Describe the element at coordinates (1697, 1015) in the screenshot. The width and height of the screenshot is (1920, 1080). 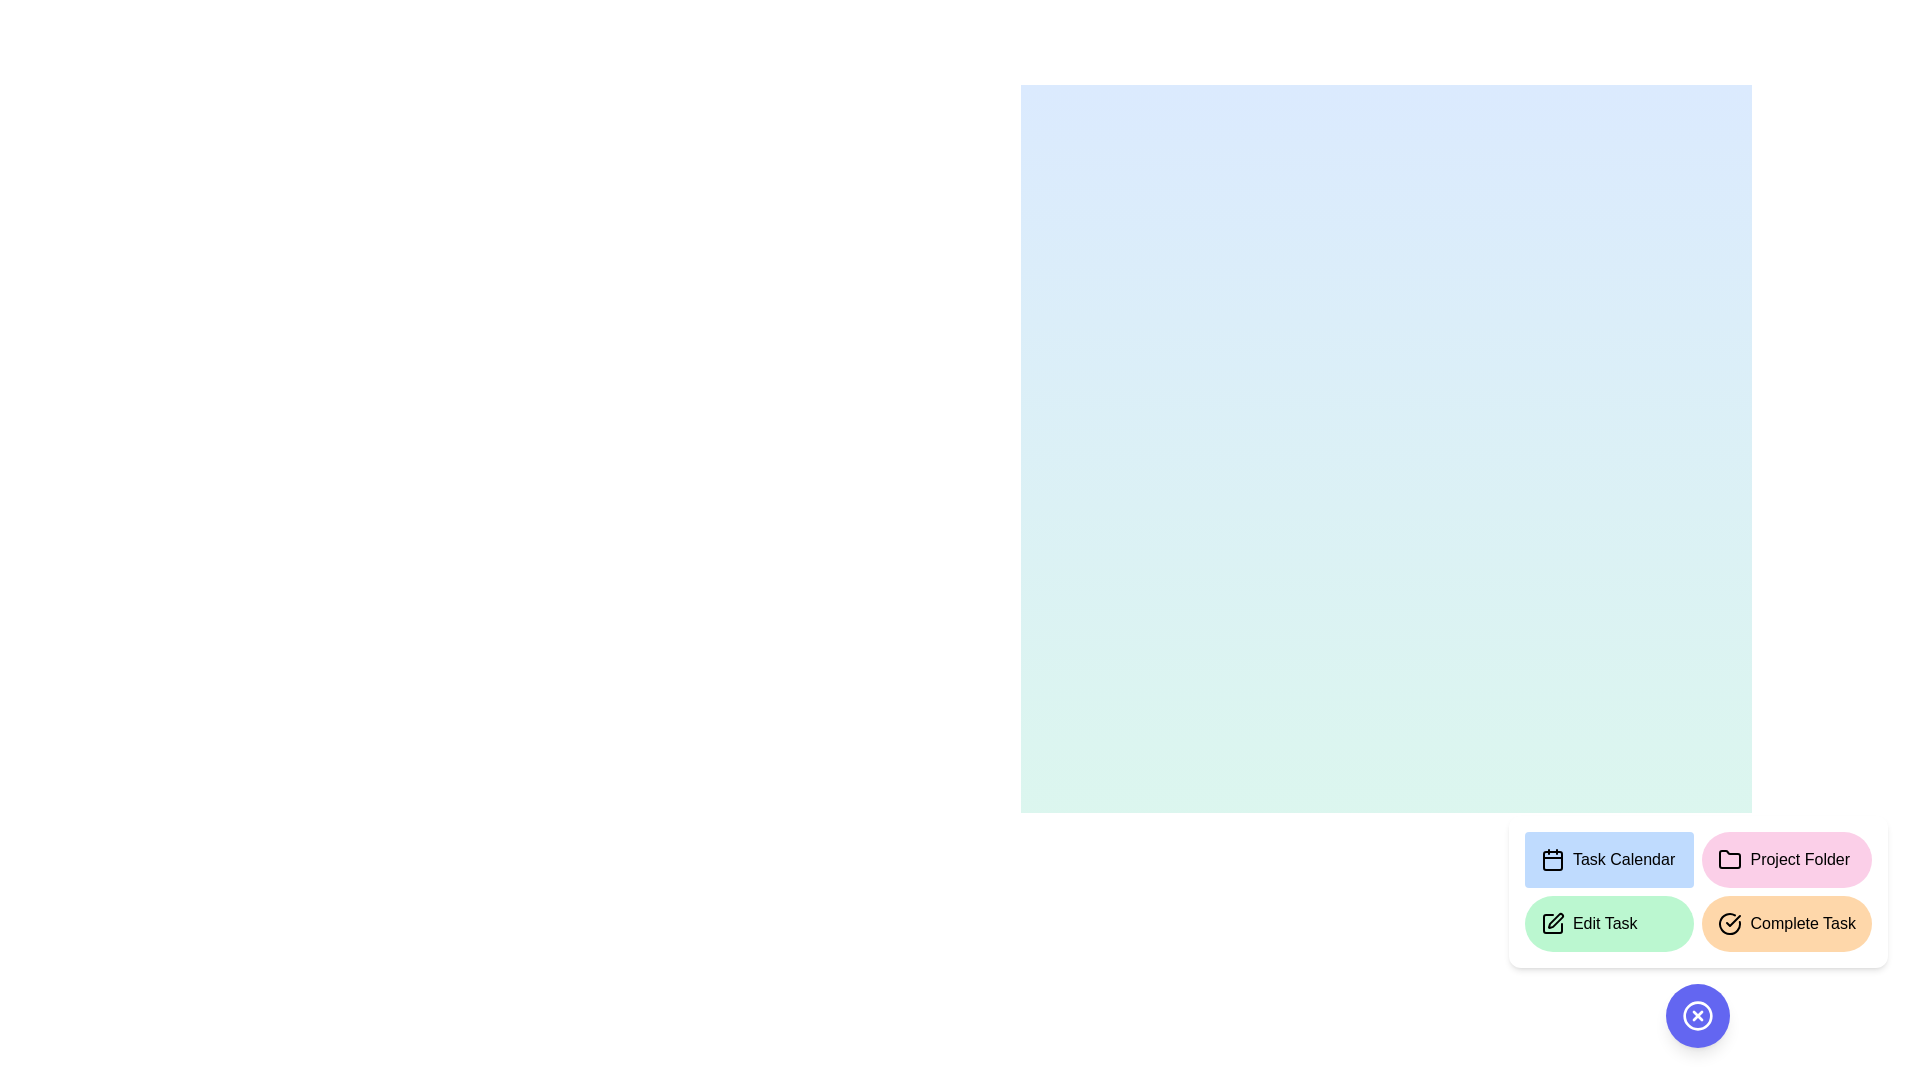
I see `the circular button with an indigo background and a white 'X' icon` at that location.